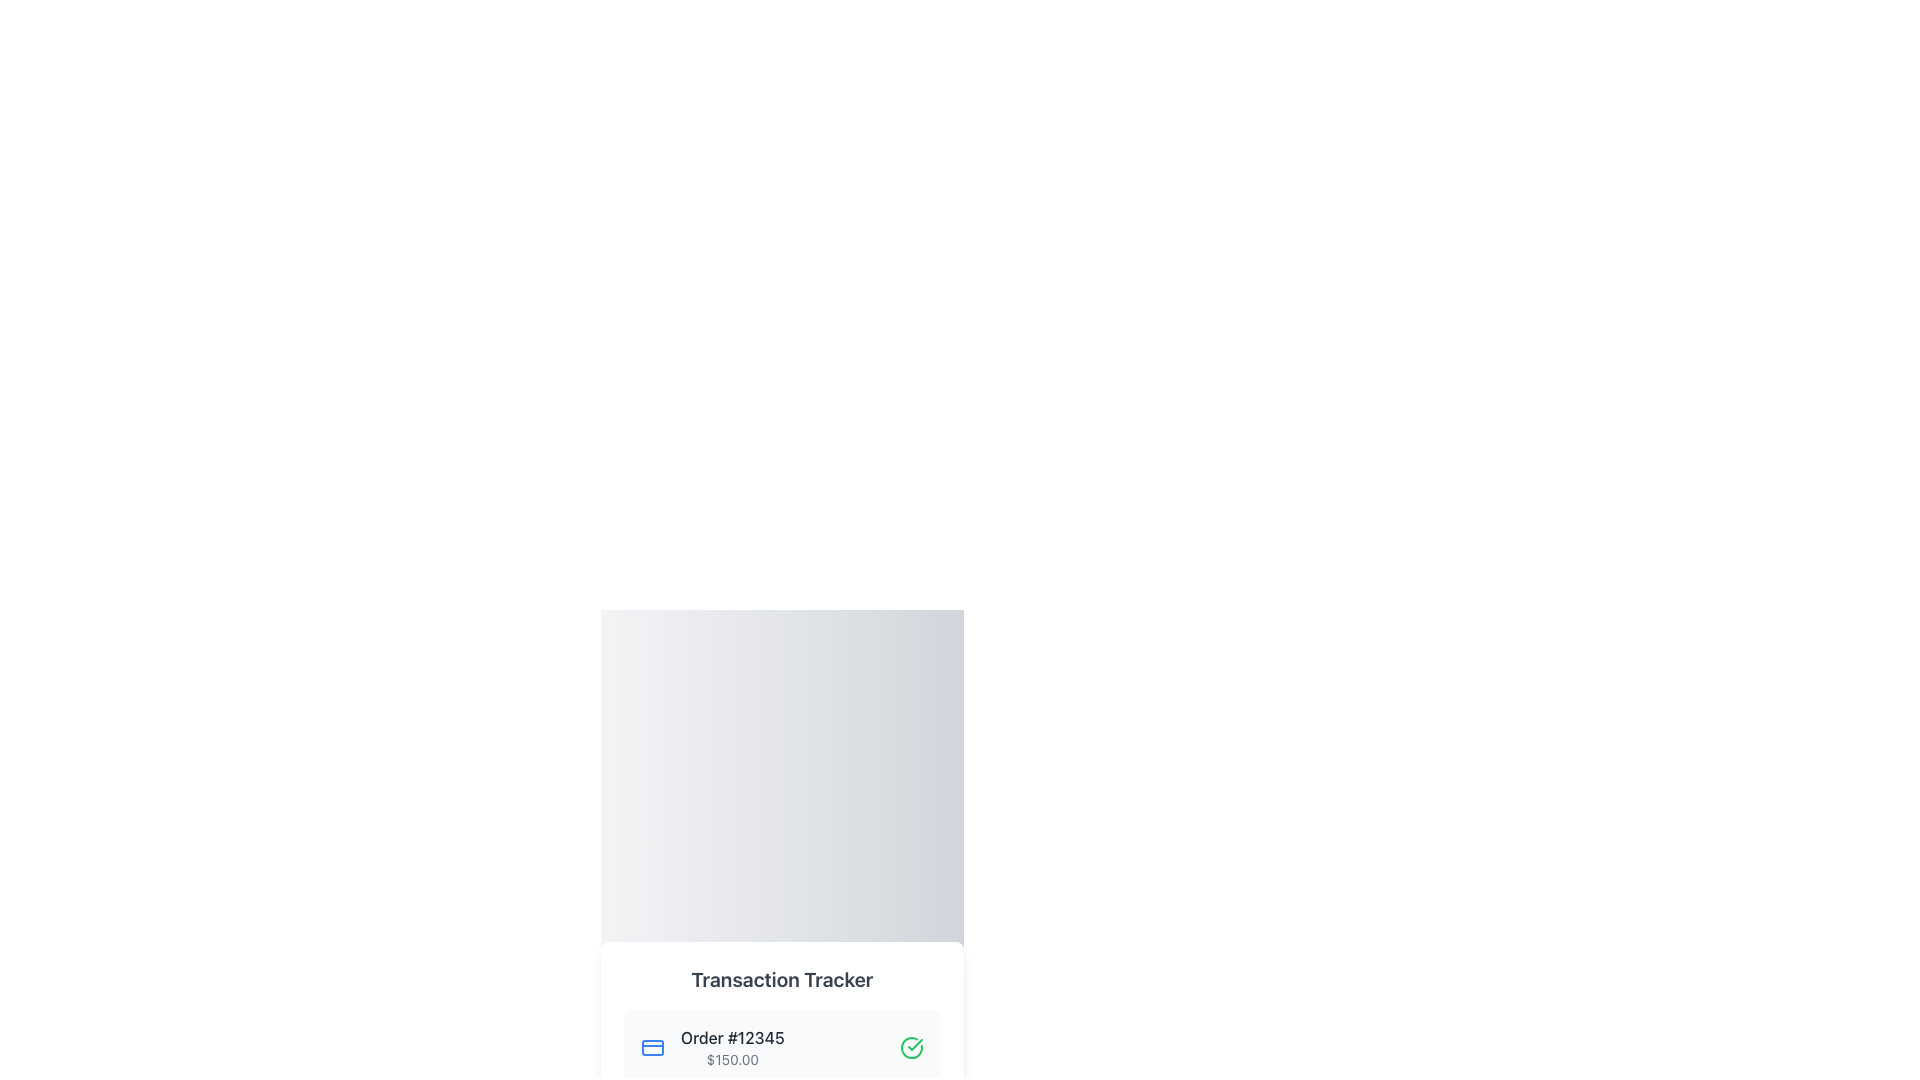 The height and width of the screenshot is (1080, 1920). I want to click on the state of the status indicator icon located in the top right corner of the order details card, which confirms that order #12345 has been successfully completed, so click(911, 1047).